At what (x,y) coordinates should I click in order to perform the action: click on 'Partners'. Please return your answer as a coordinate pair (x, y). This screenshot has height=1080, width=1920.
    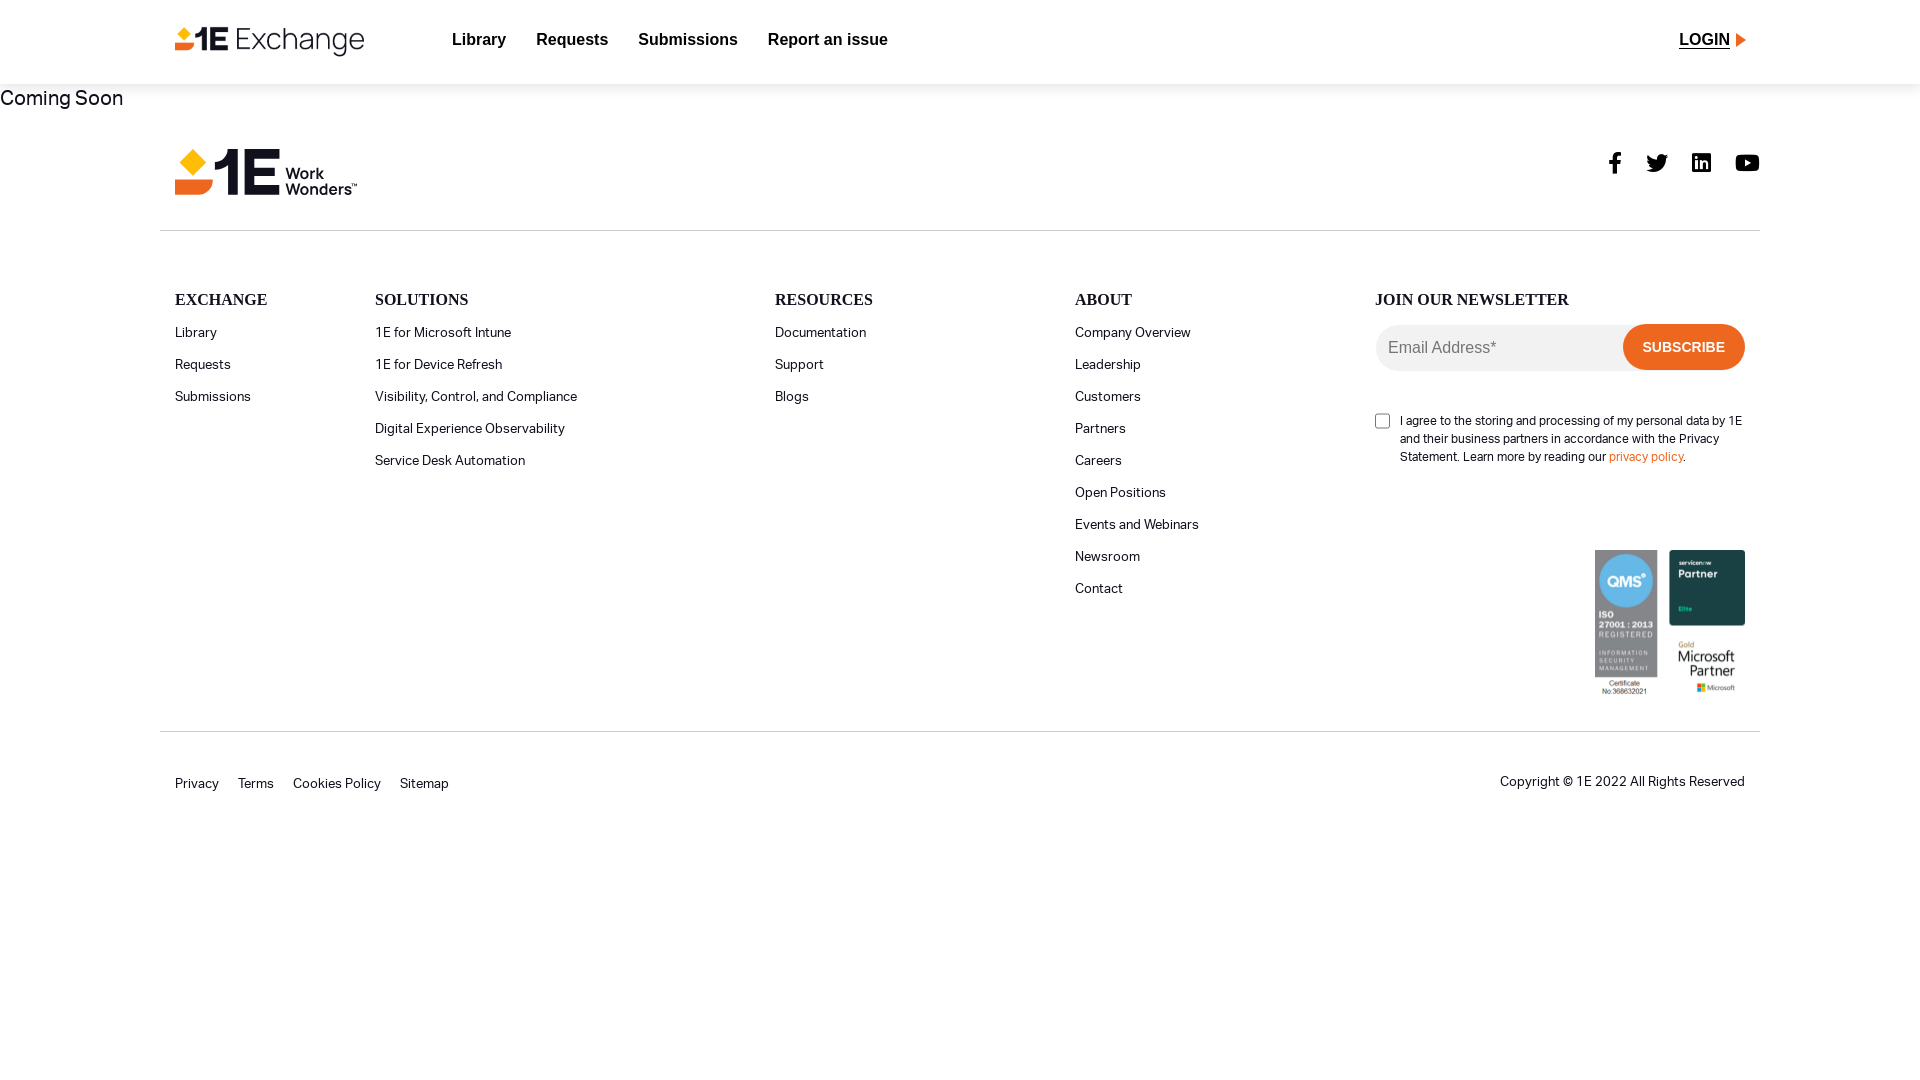
    Looking at the image, I should click on (1099, 428).